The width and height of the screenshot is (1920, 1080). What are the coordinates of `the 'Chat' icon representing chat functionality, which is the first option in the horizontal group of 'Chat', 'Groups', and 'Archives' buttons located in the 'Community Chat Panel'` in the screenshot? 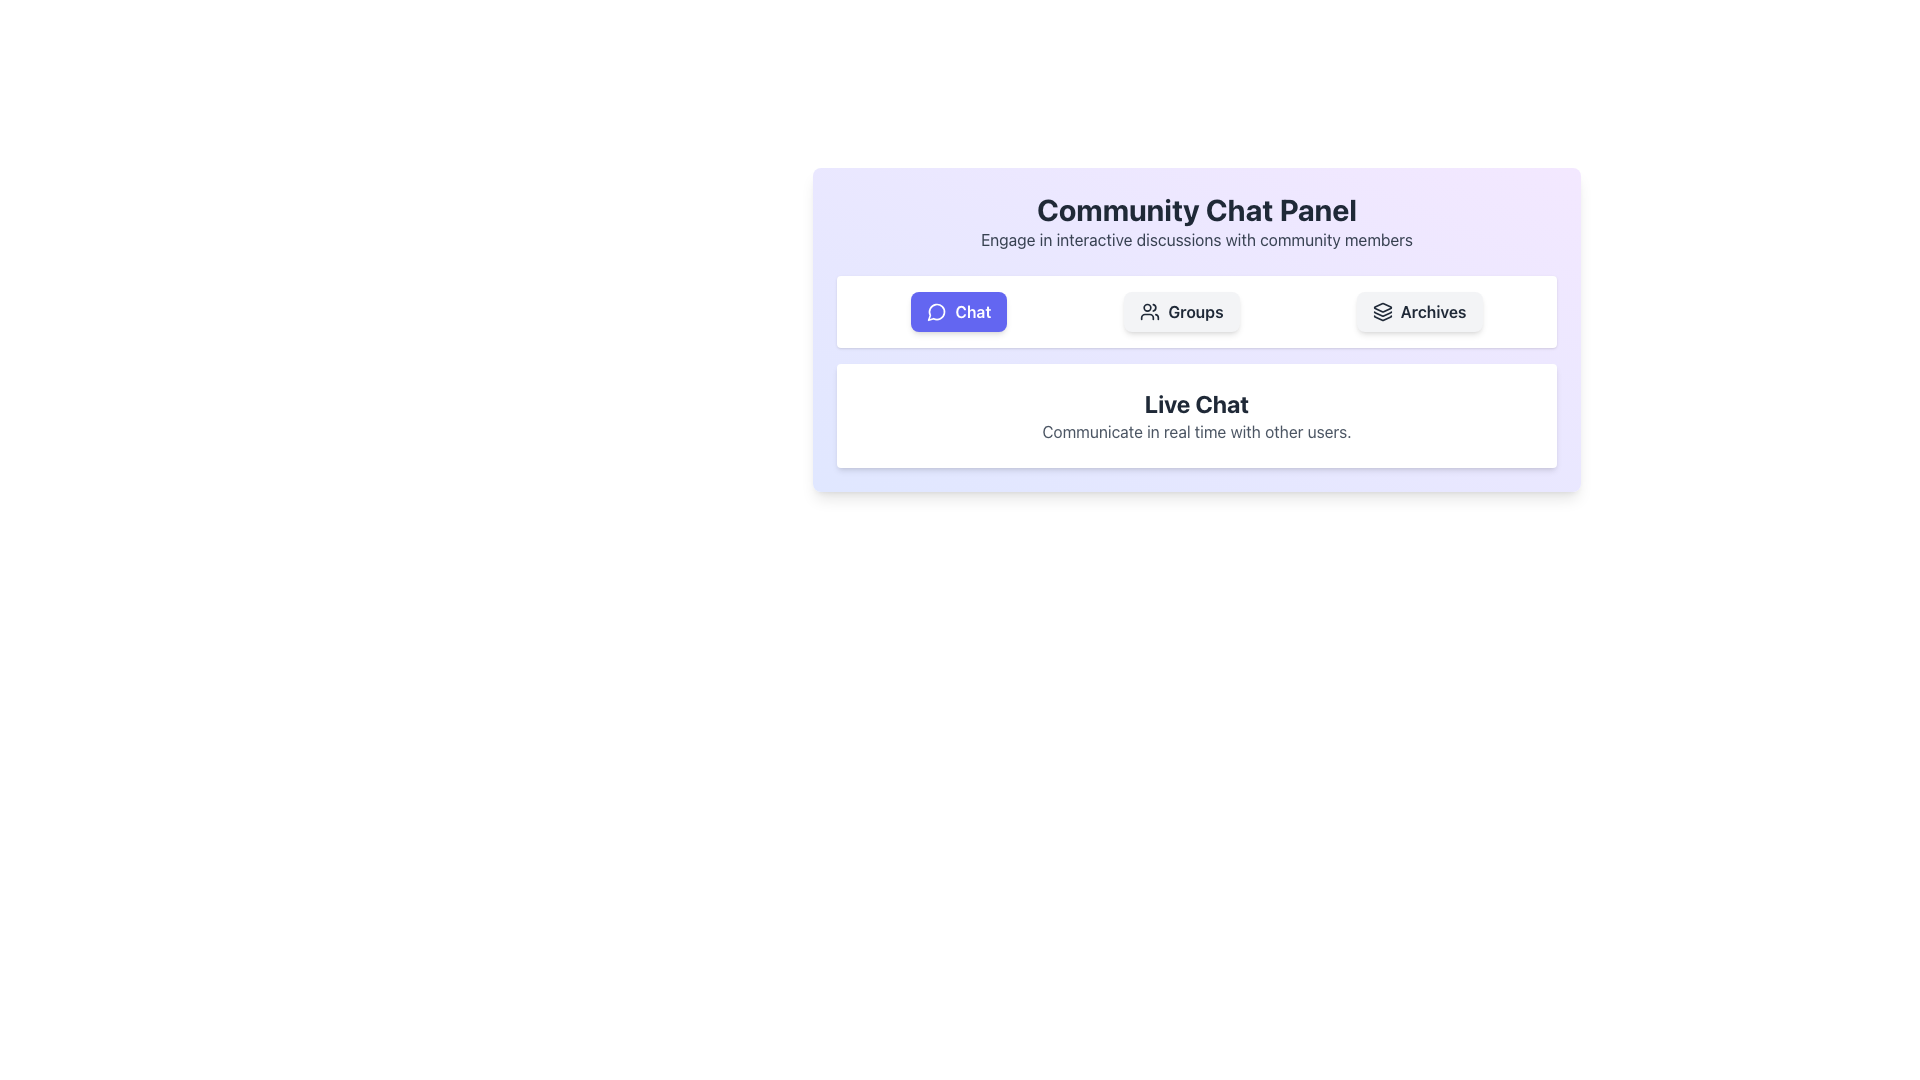 It's located at (936, 312).